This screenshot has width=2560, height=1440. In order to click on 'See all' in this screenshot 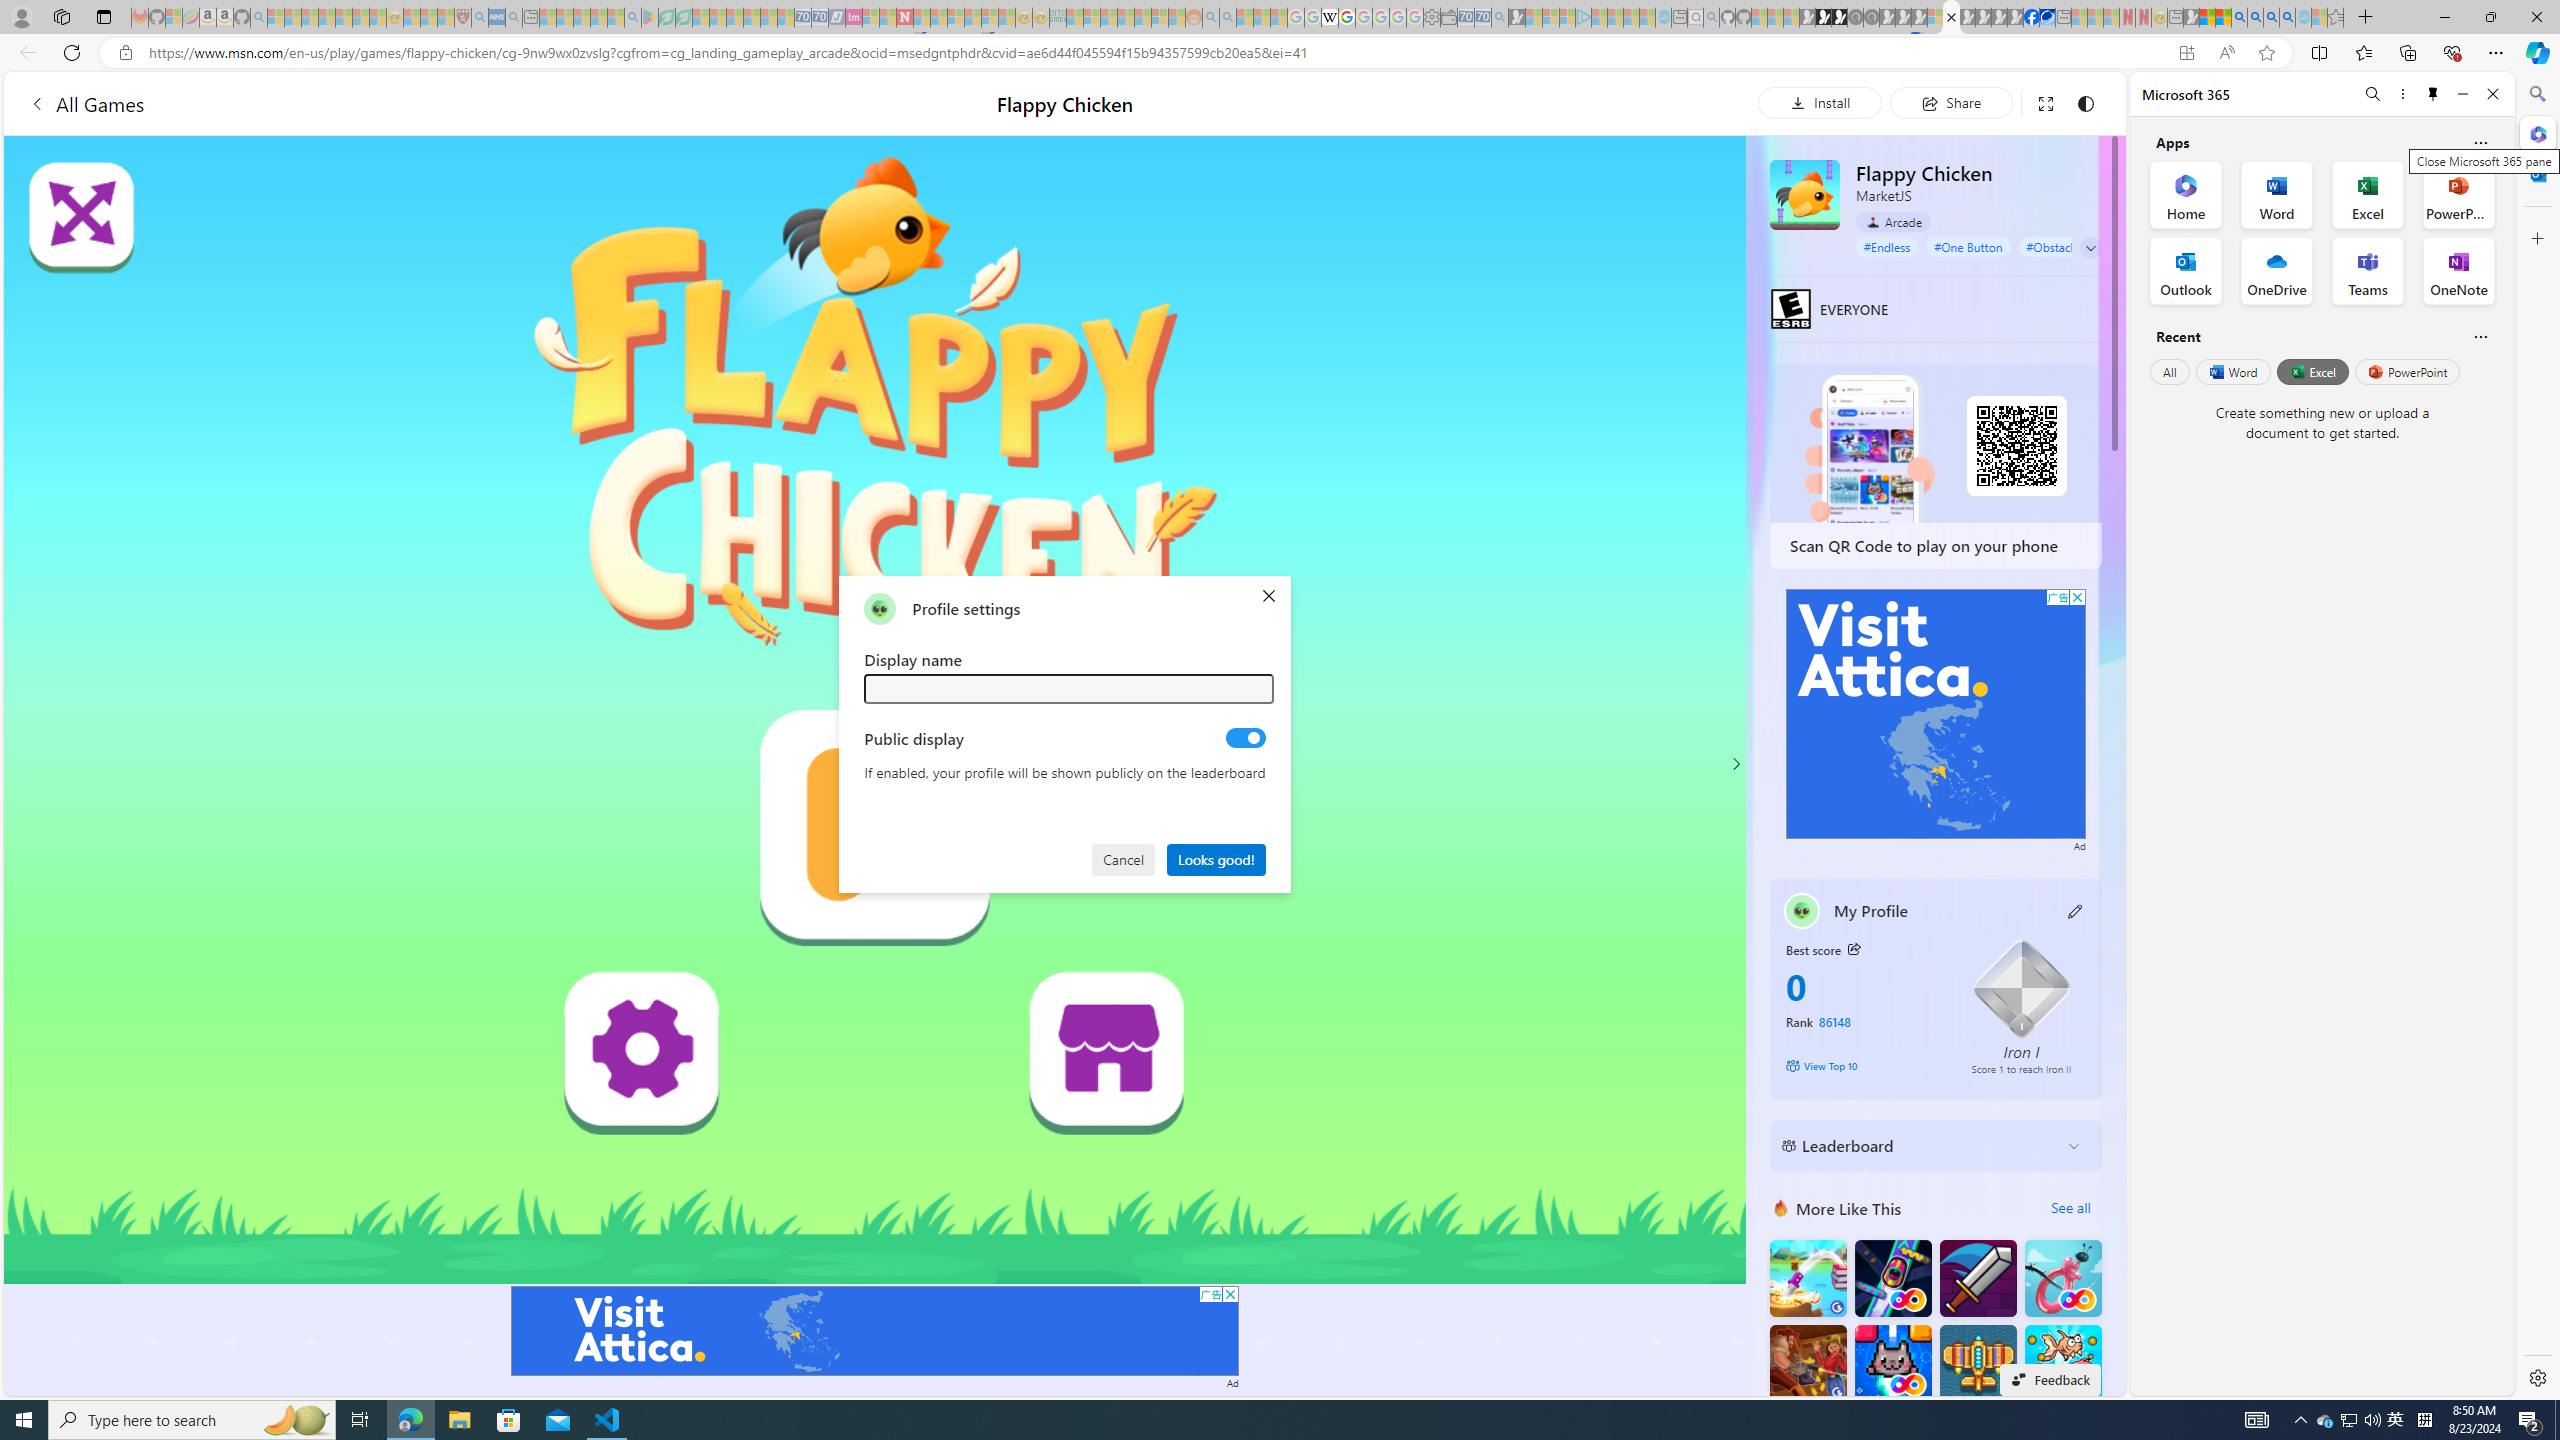, I will do `click(2070, 1207)`.